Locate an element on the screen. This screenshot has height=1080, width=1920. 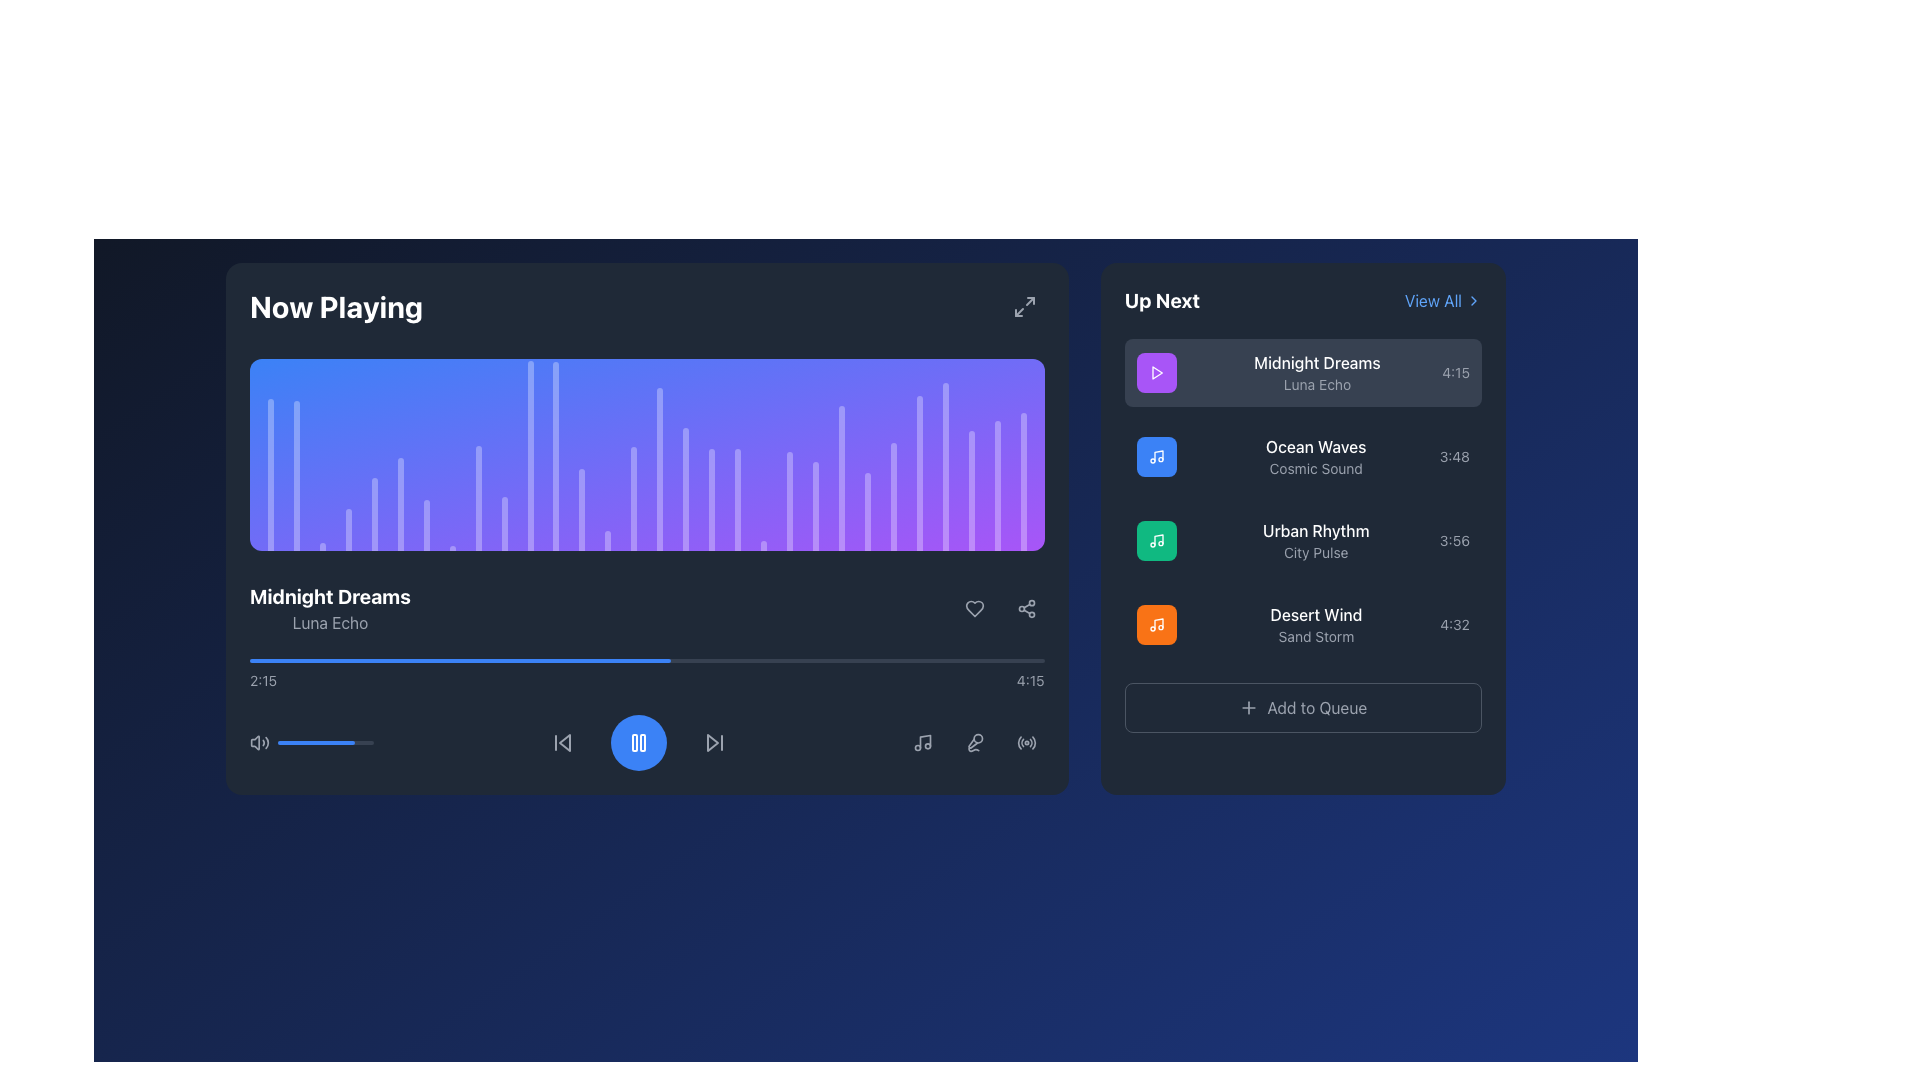
the circular button with radio wave graphics located in the bottom-right corner of the 'Now Playing' interface is located at coordinates (1026, 743).